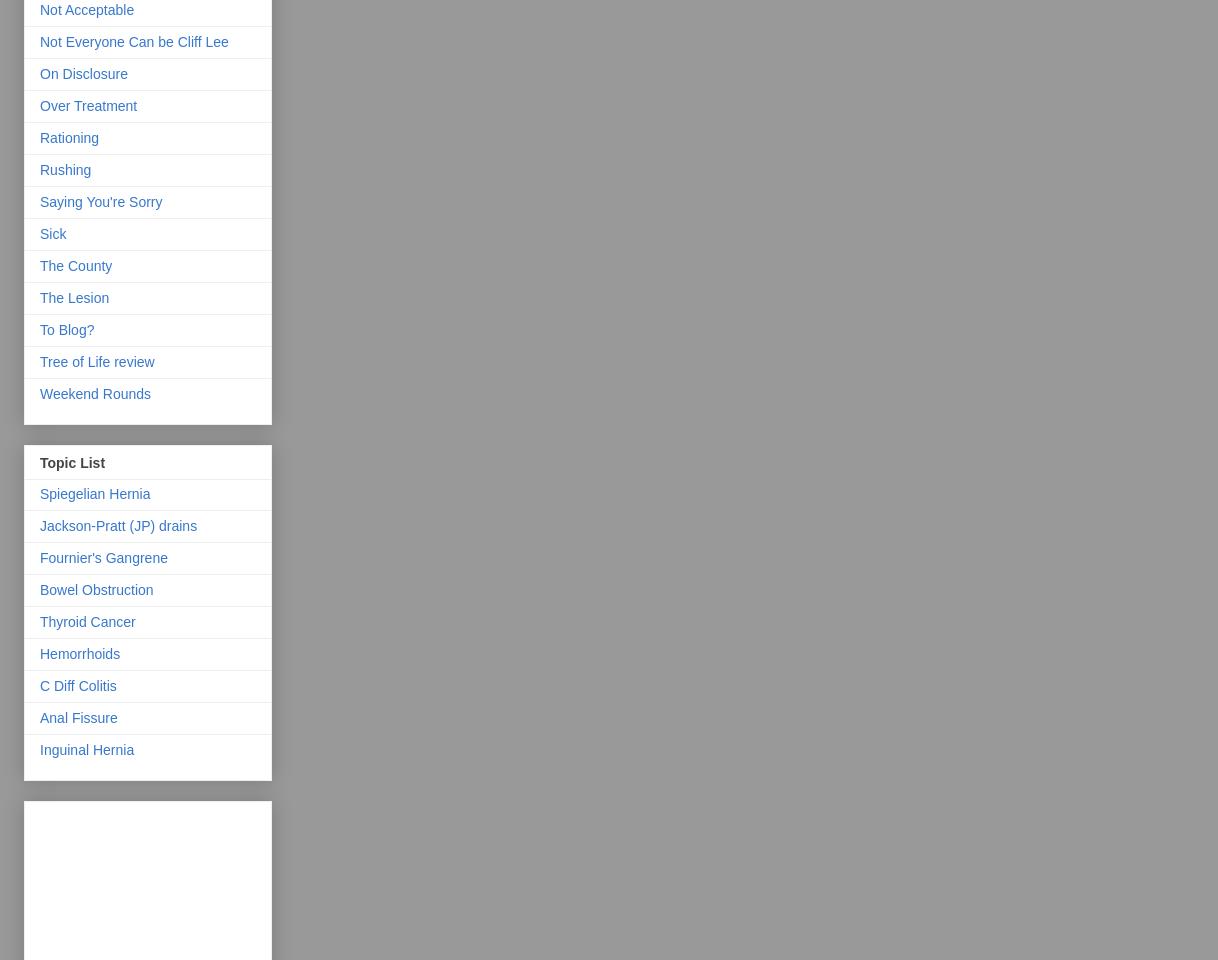 The image size is (1218, 960). Describe the element at coordinates (96, 361) in the screenshot. I see `'Tree of Life review'` at that location.